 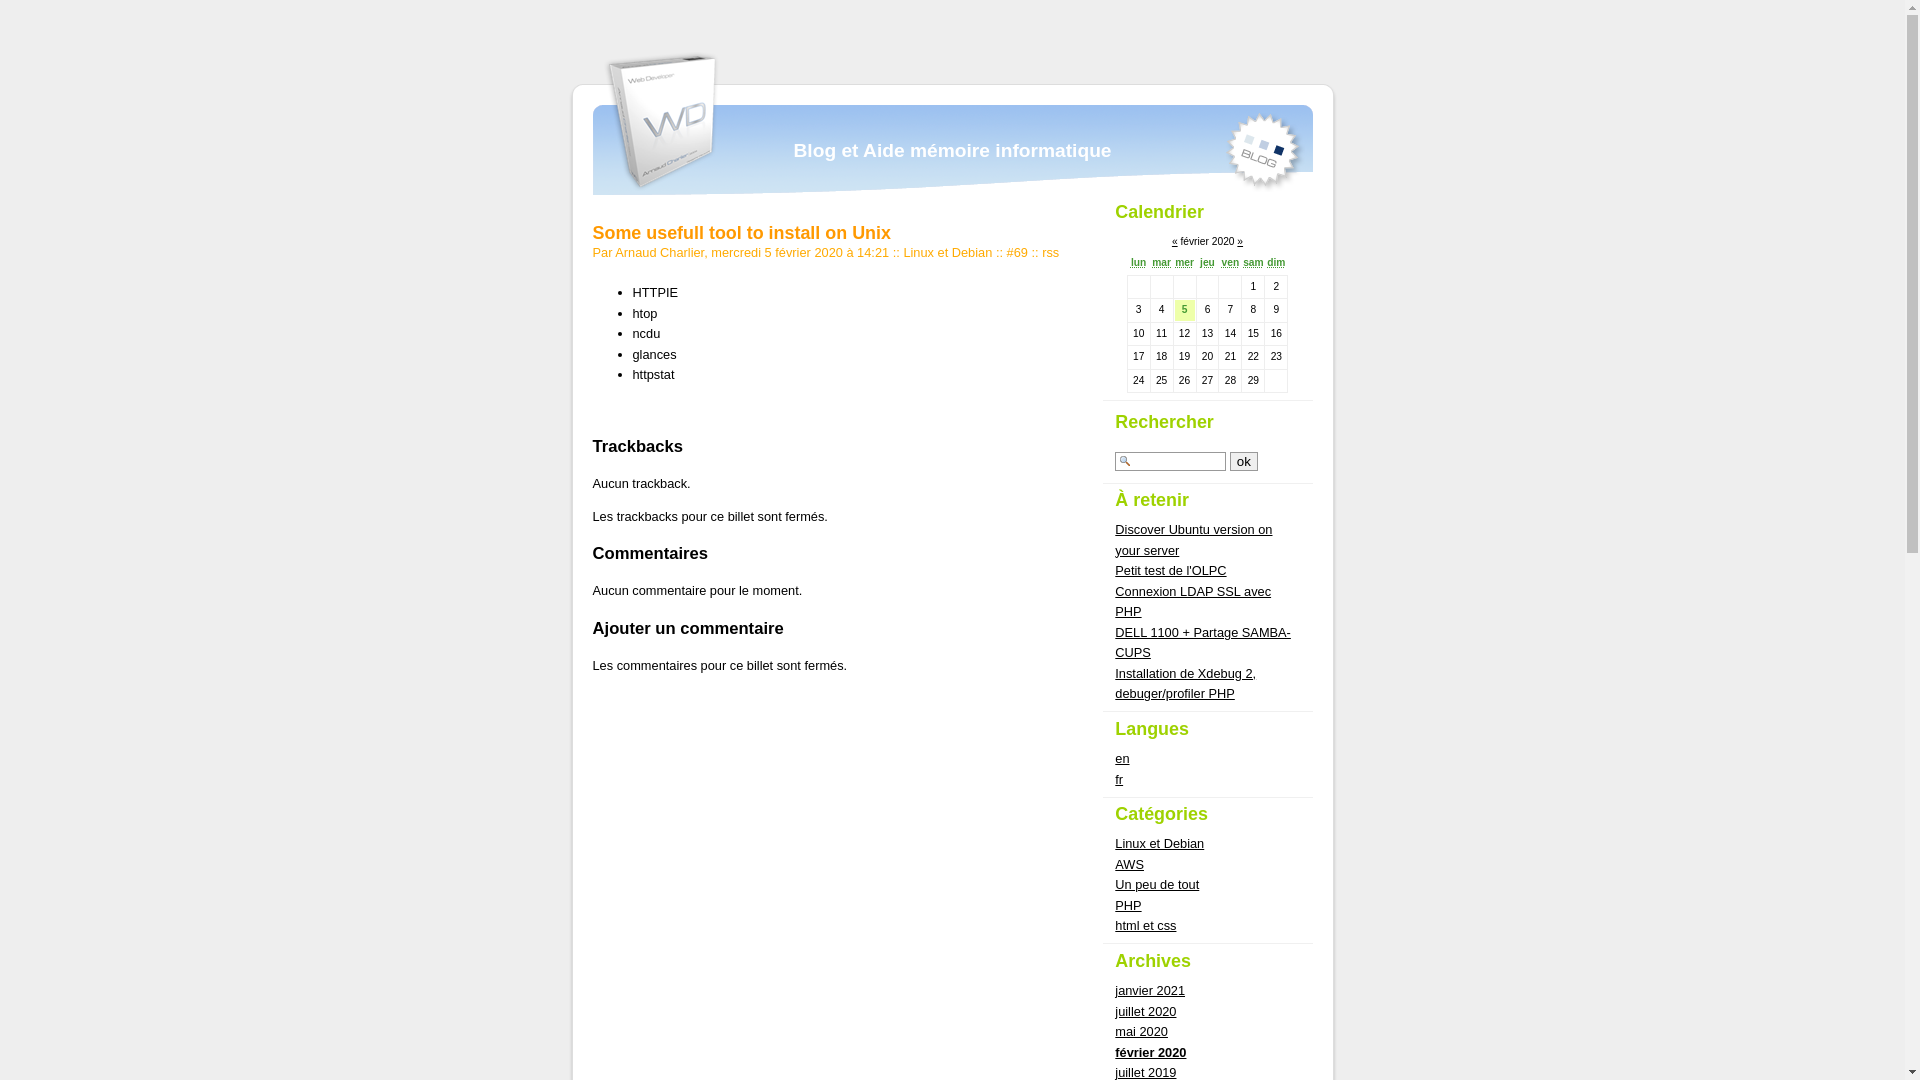 I want to click on 'Connexion LDAP SSL avec PHP', so click(x=1193, y=600).